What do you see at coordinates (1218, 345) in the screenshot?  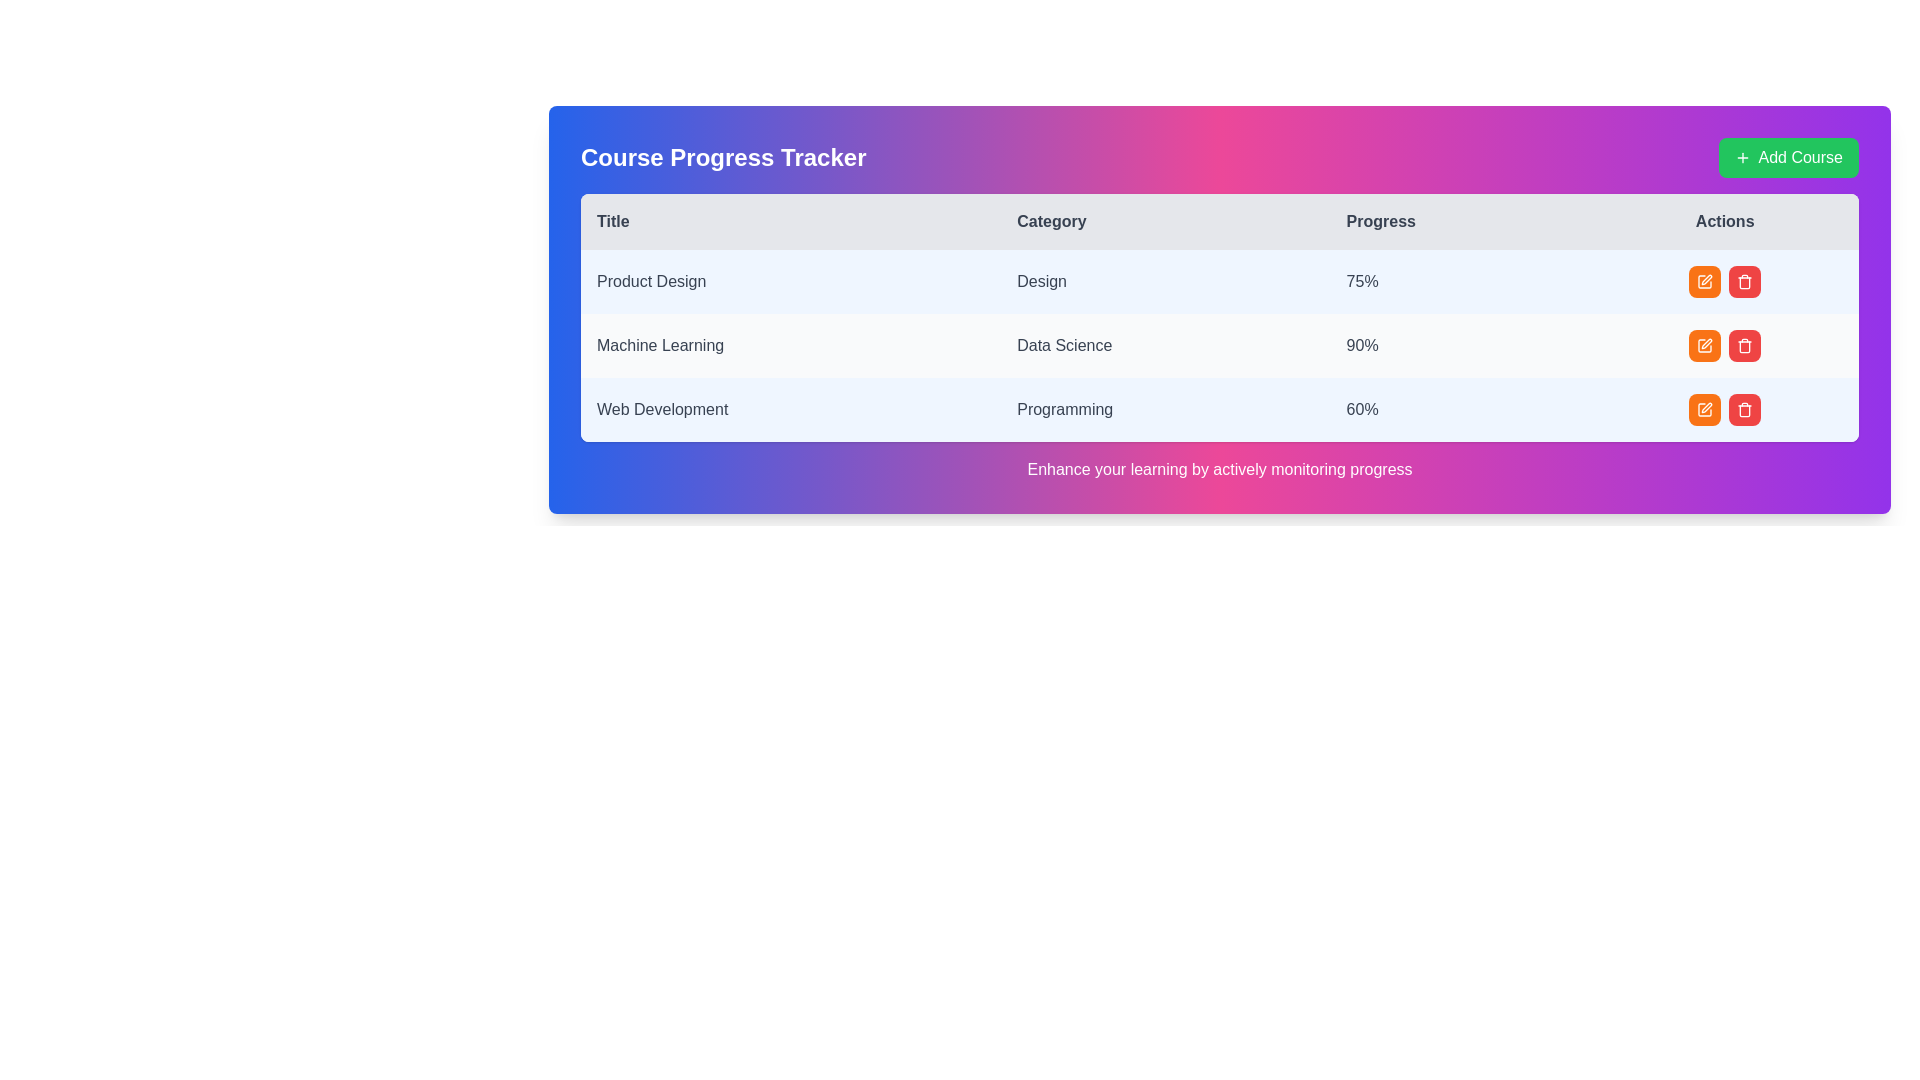 I see `the second row of the table that summarizes progress for a course category, specifically located between 'Product Design' and 'Web Development'` at bounding box center [1218, 345].